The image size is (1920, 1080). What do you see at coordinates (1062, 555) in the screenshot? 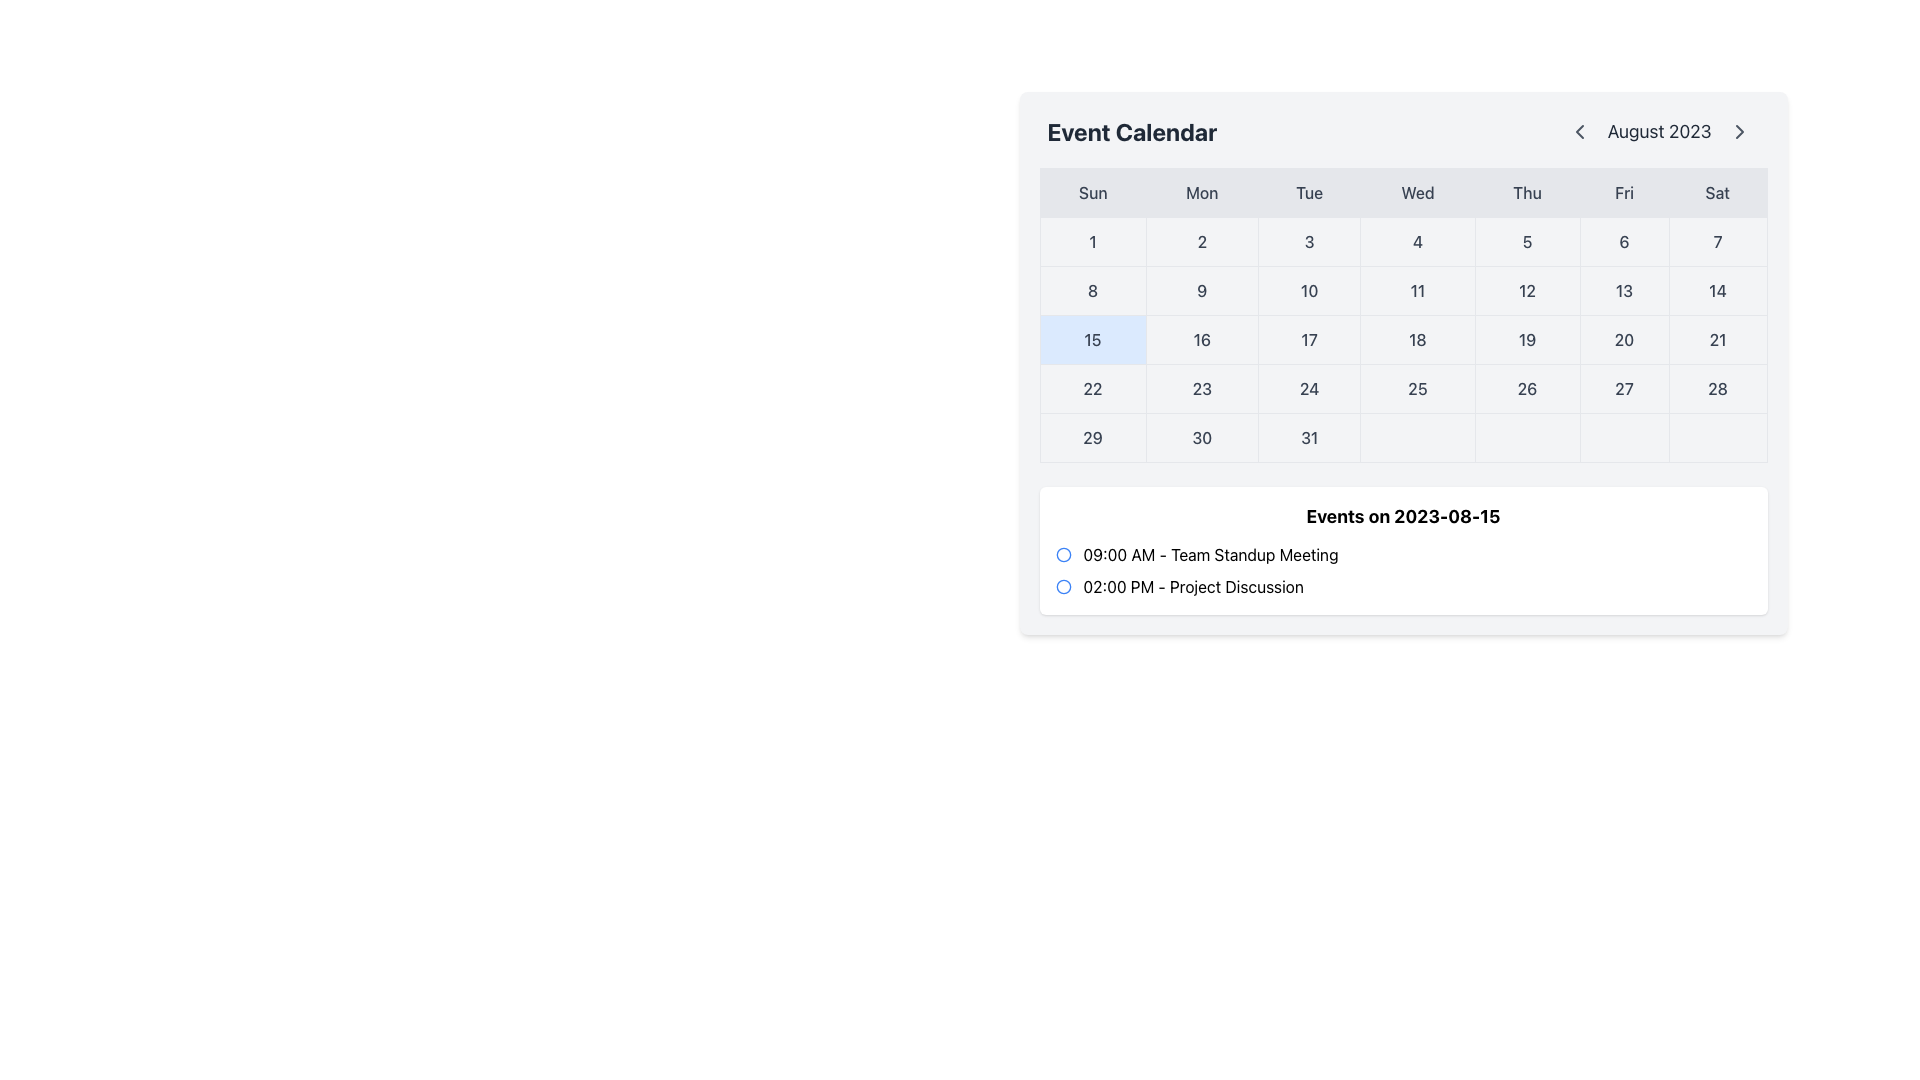
I see `the SVG circle indicator for the event on August 15, 2023, which is positioned near the middle-right side of the event details section` at bounding box center [1062, 555].